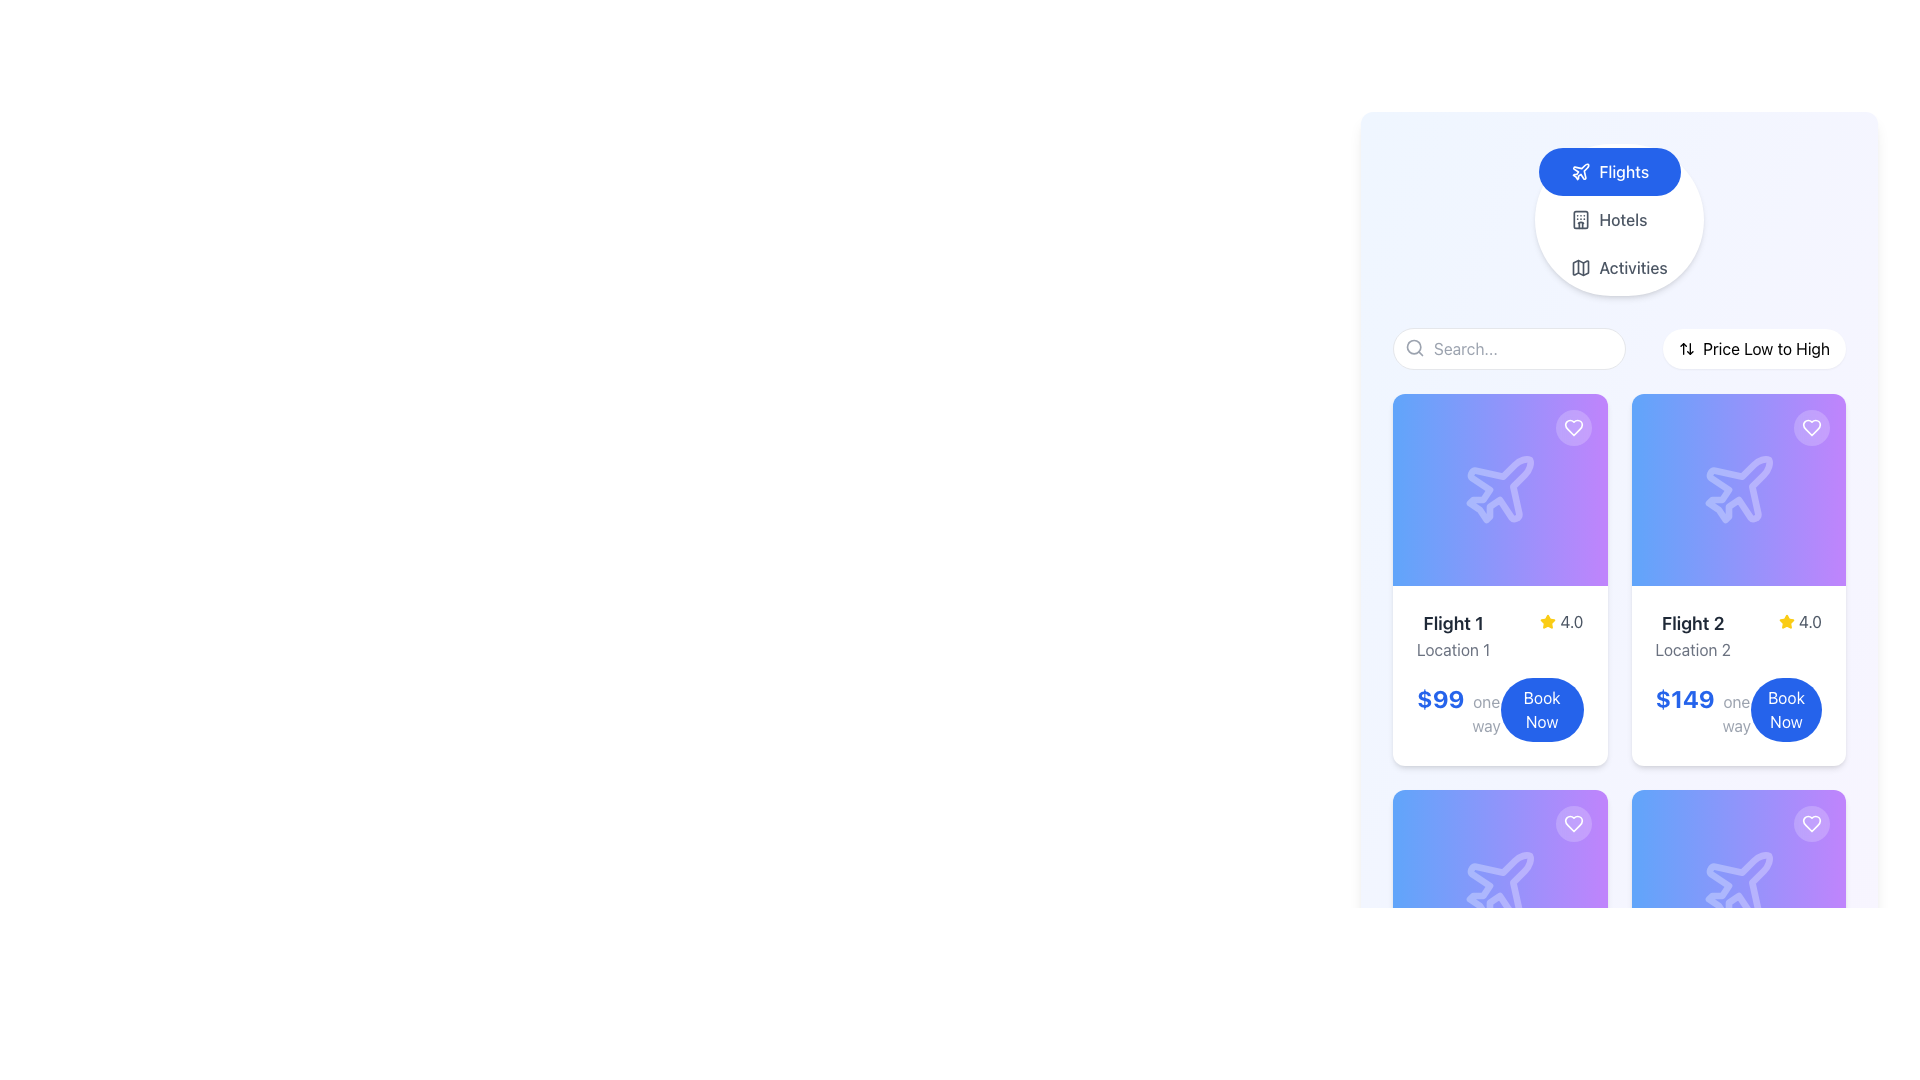 This screenshot has height=1080, width=1920. Describe the element at coordinates (1692, 636) in the screenshot. I see `and interpret the text content of the Text block containing 'Flight 2' and 'Location 2', which is located at the top-left of the second card in the second column of the grid` at that location.